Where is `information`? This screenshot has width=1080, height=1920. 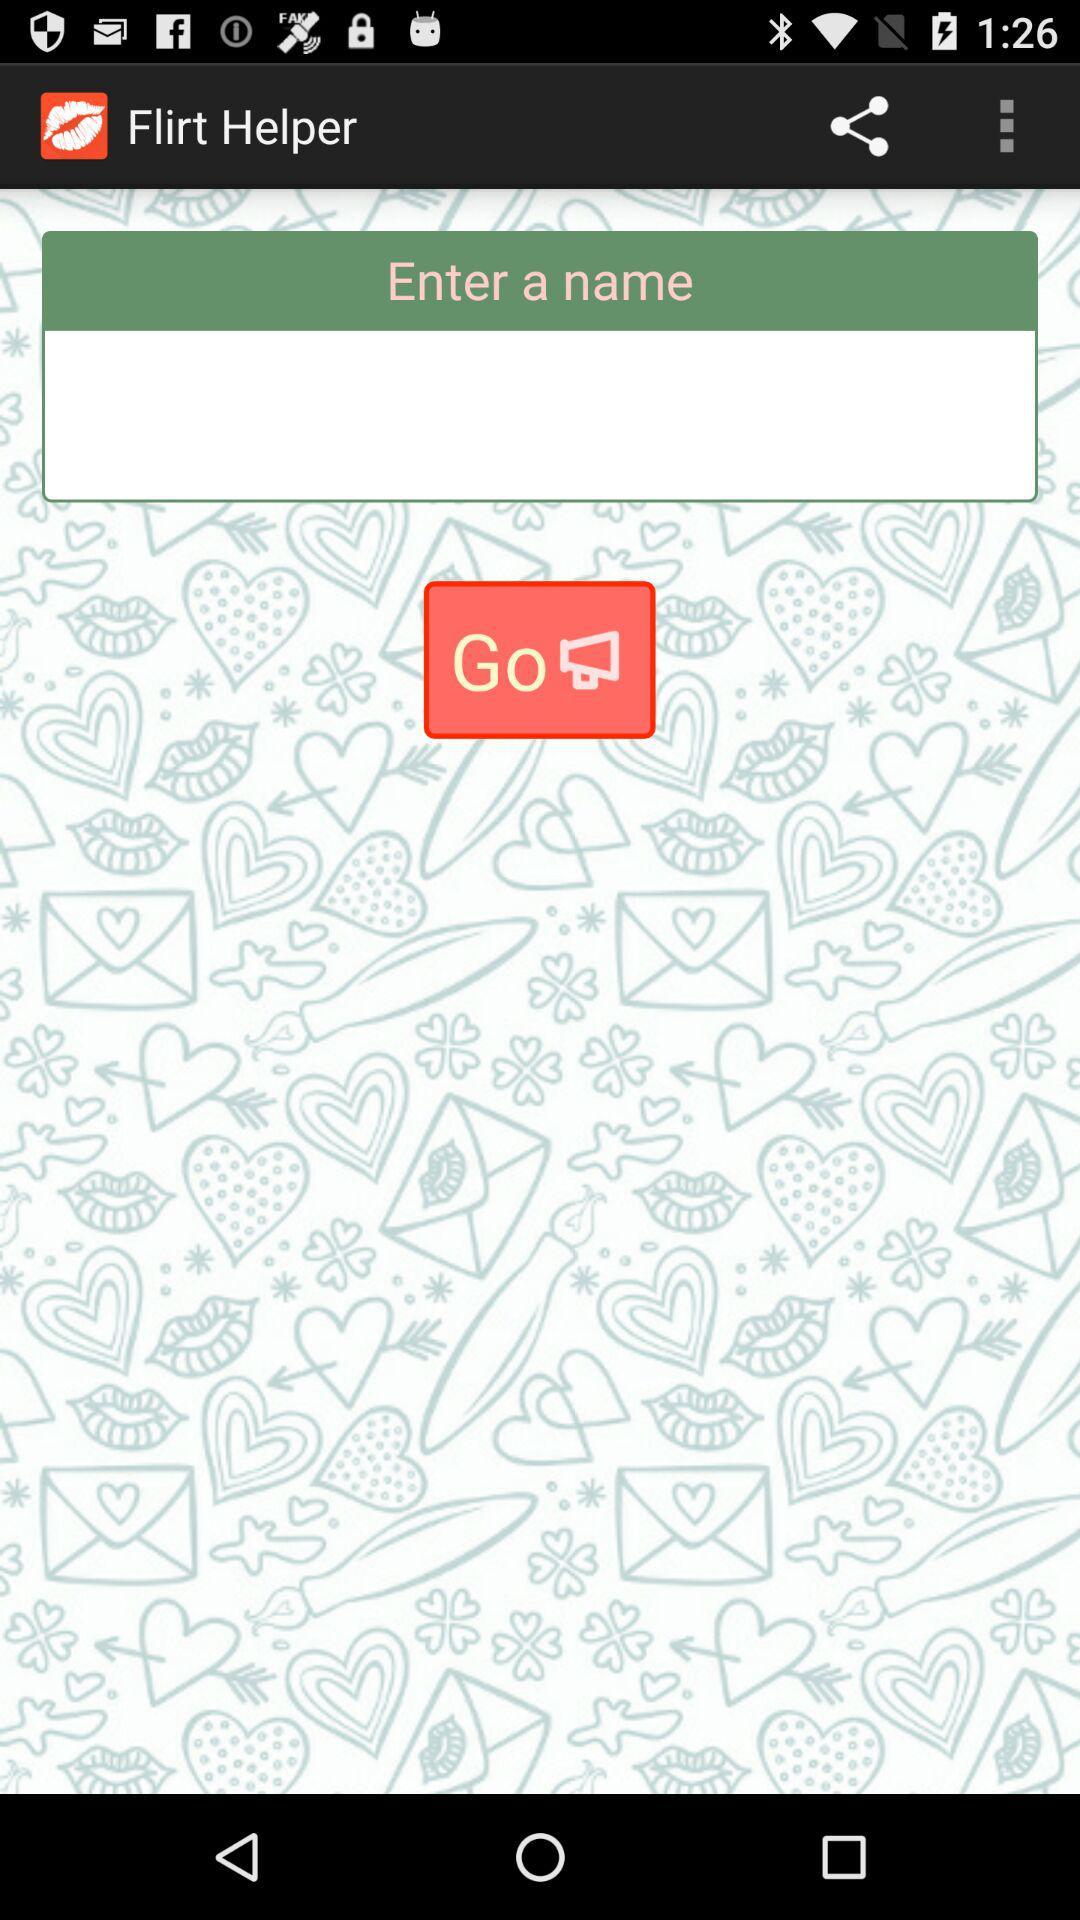 information is located at coordinates (540, 414).